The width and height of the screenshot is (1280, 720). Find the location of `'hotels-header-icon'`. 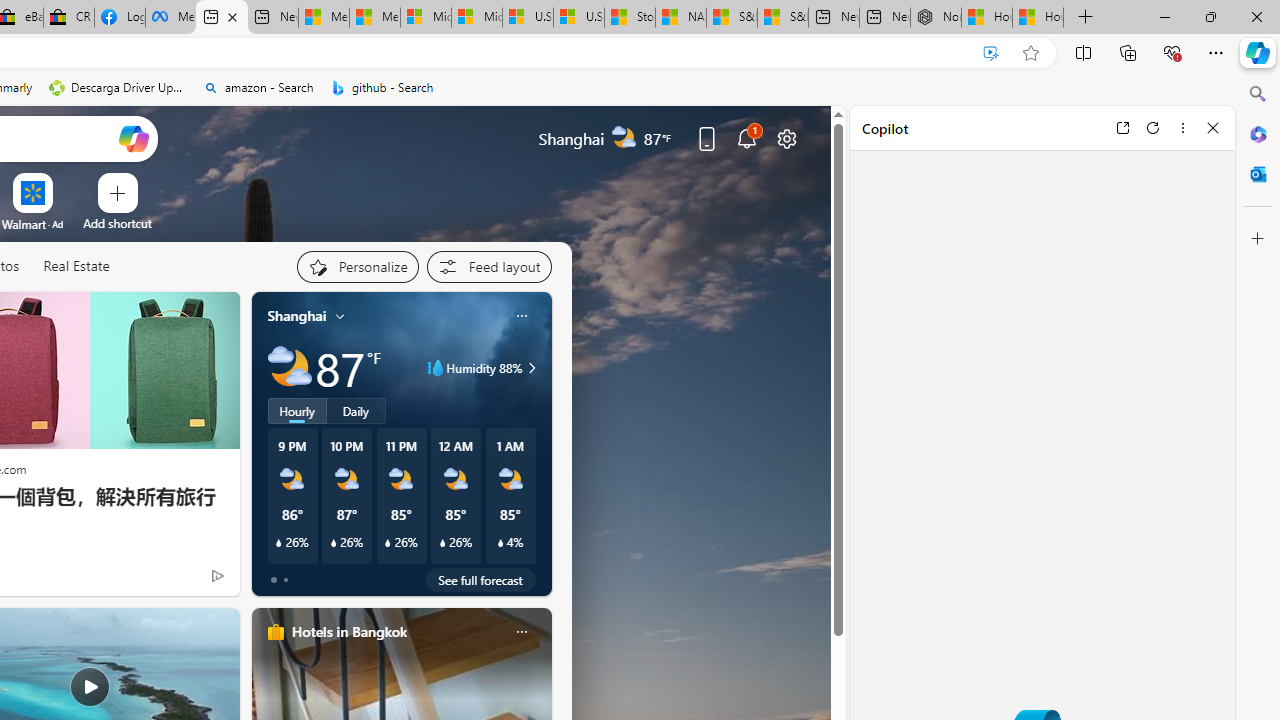

'hotels-header-icon' is located at coordinates (274, 632).